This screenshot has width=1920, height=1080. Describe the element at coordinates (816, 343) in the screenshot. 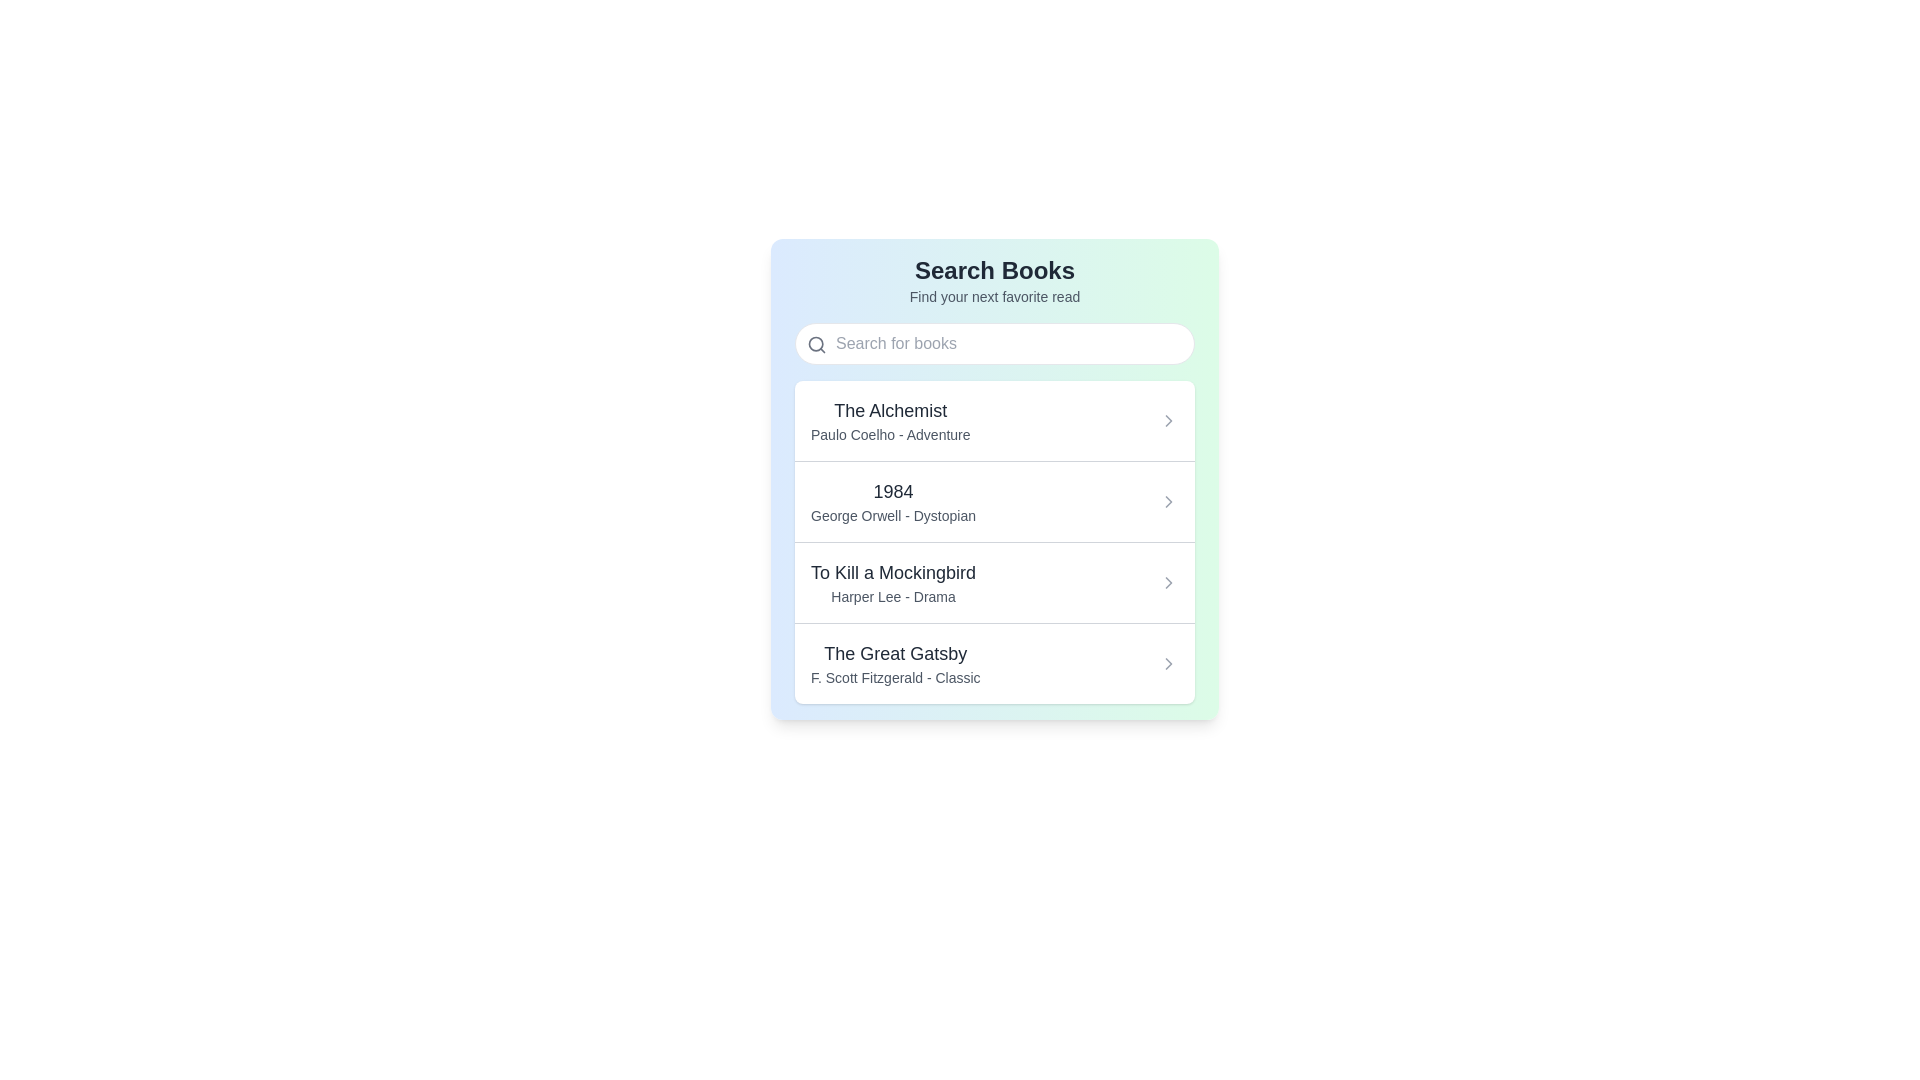

I see `the search icon located at the top-left corner of the search input field, which symbolizes the action of initiating a search` at that location.